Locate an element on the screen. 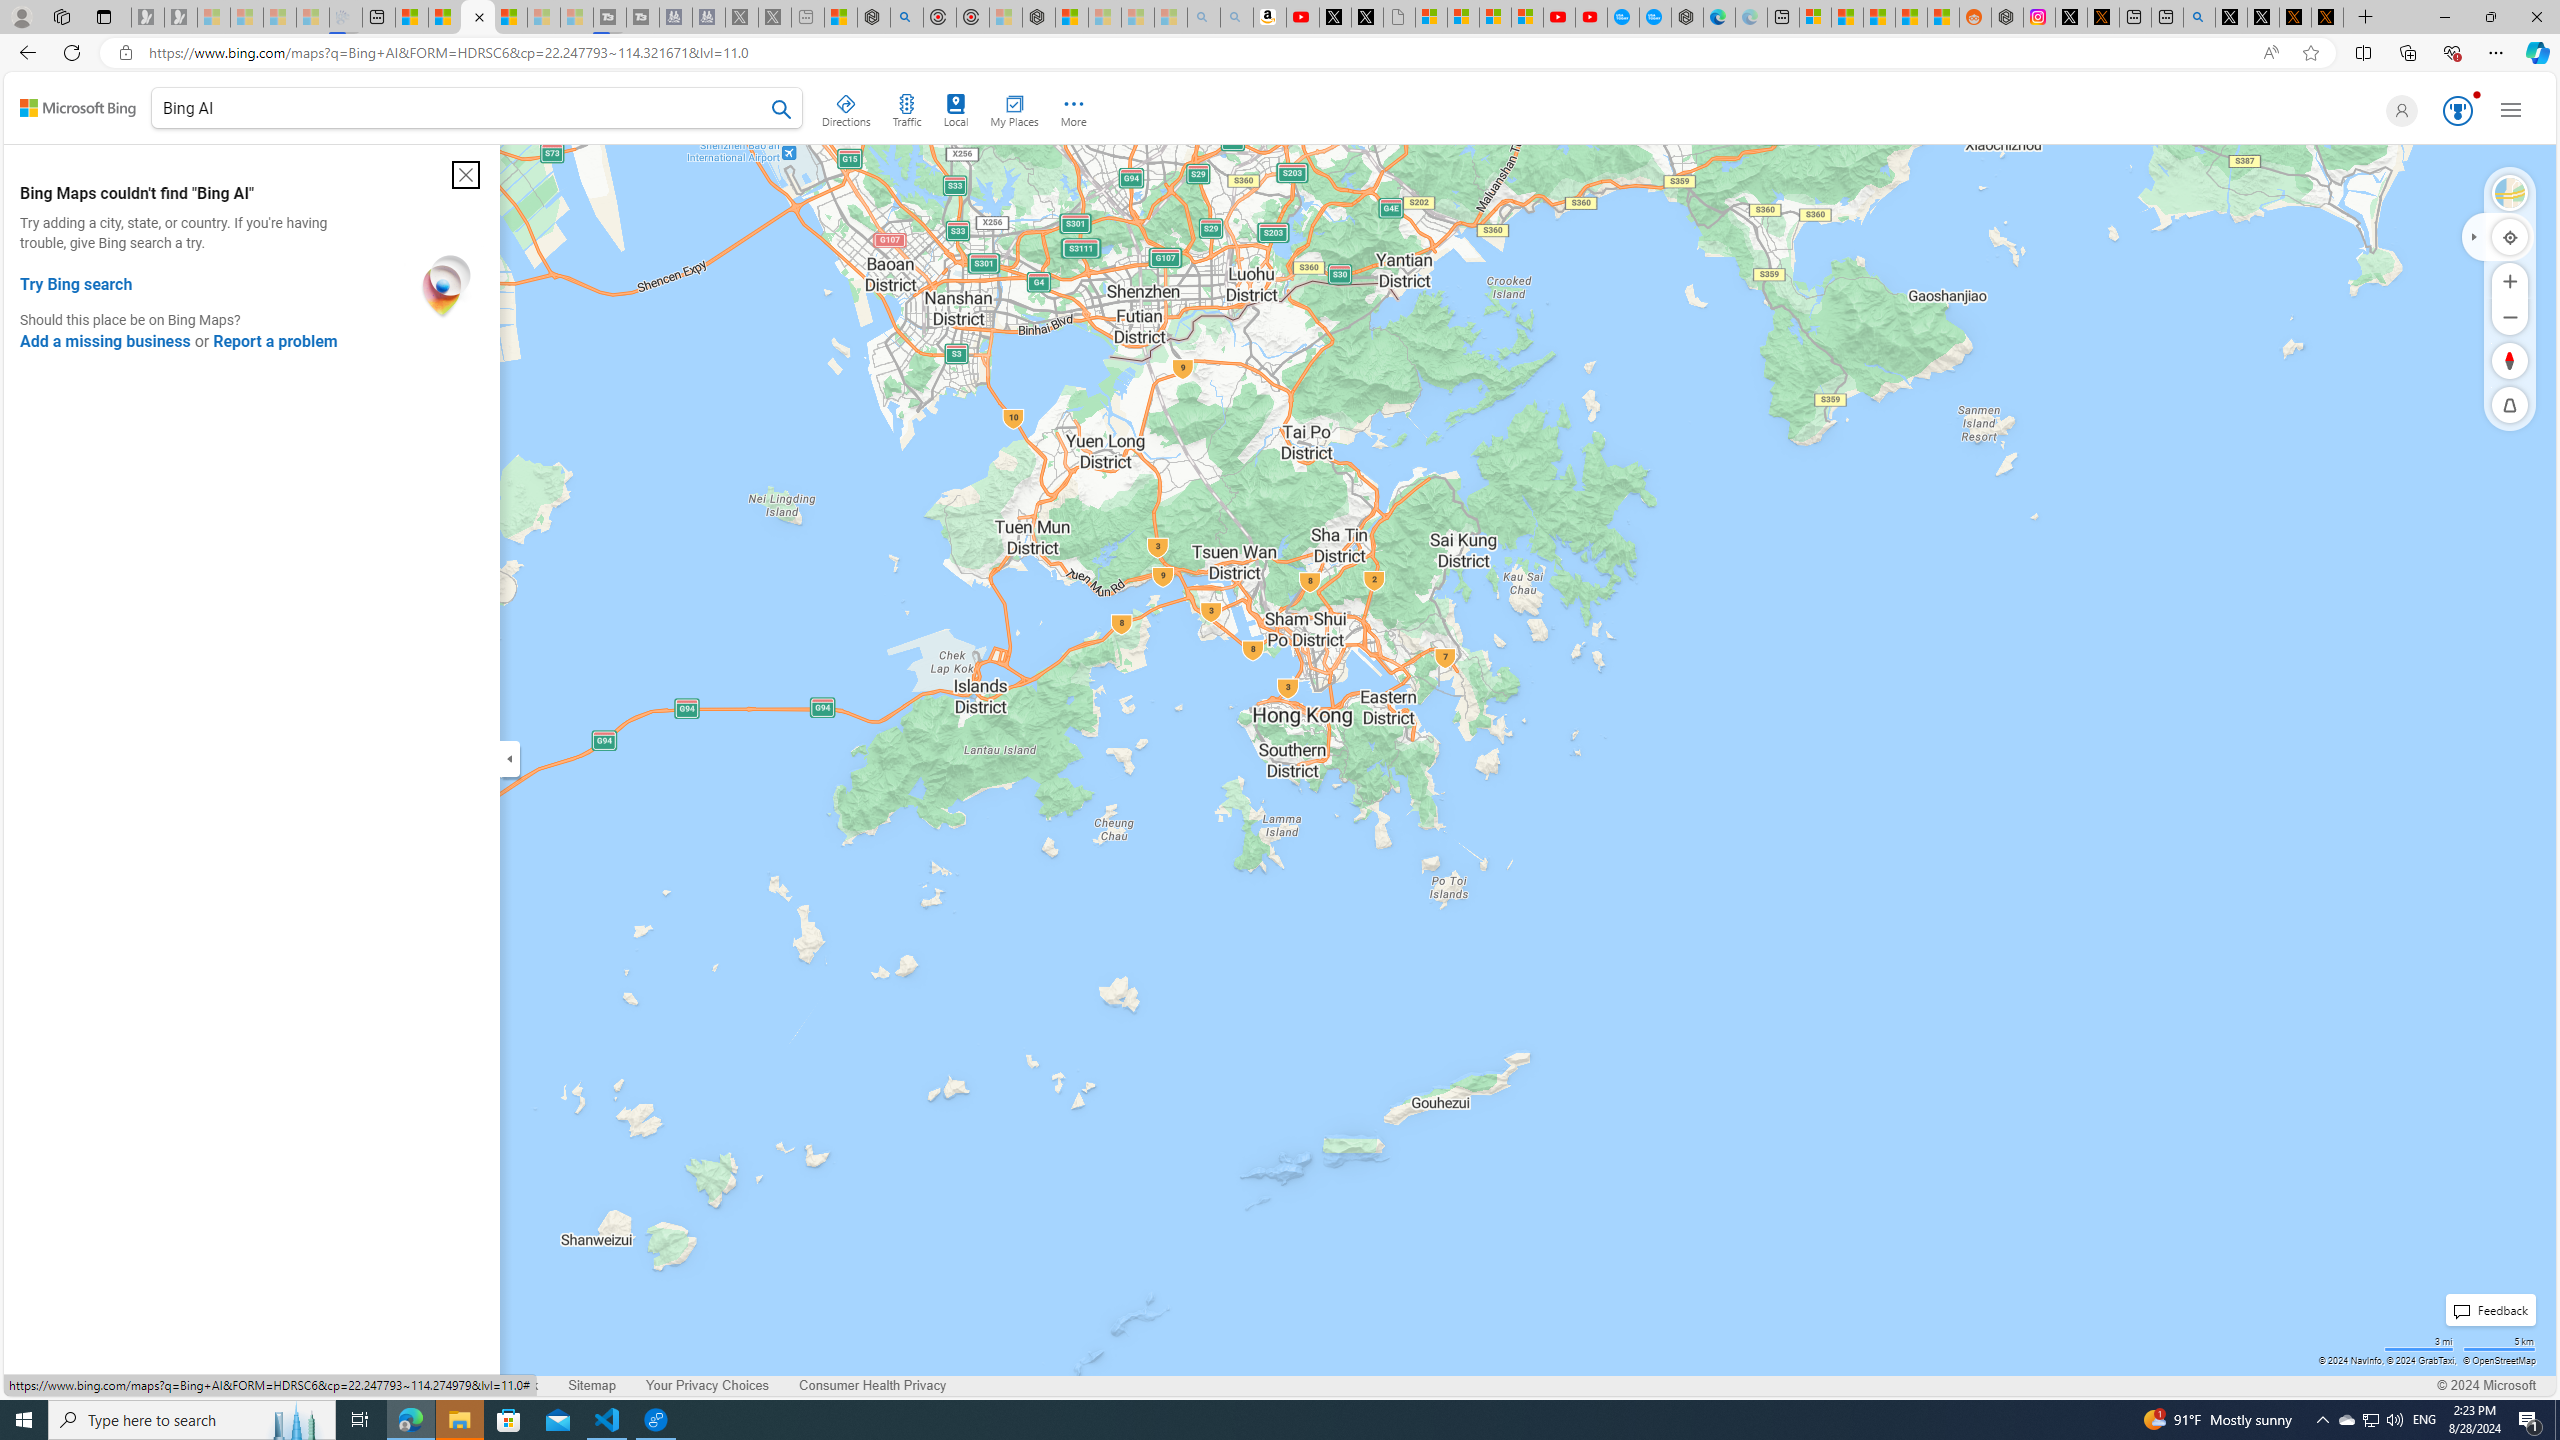  'Class: sbElement' is located at coordinates (77, 107).